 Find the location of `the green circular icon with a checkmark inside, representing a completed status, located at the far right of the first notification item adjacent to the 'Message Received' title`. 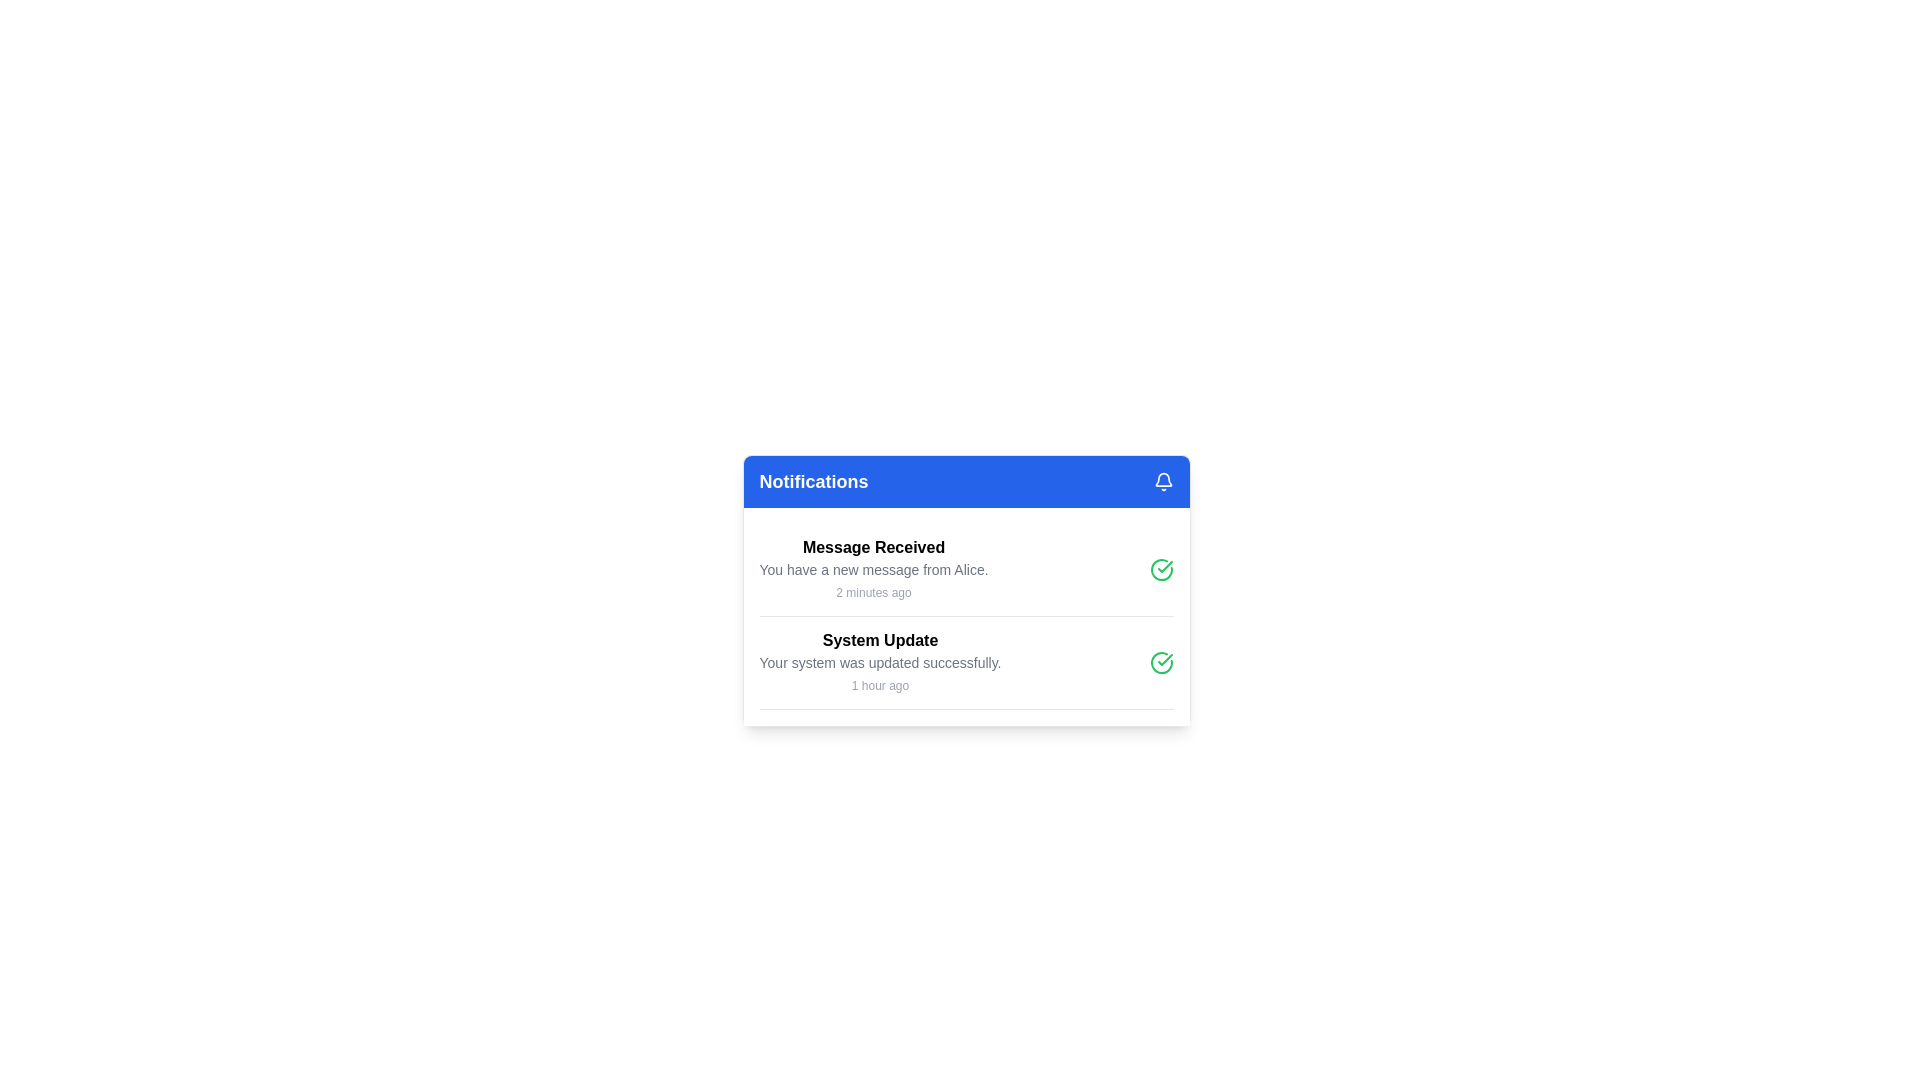

the green circular icon with a checkmark inside, representing a completed status, located at the far right of the first notification item adjacent to the 'Message Received' title is located at coordinates (1161, 570).